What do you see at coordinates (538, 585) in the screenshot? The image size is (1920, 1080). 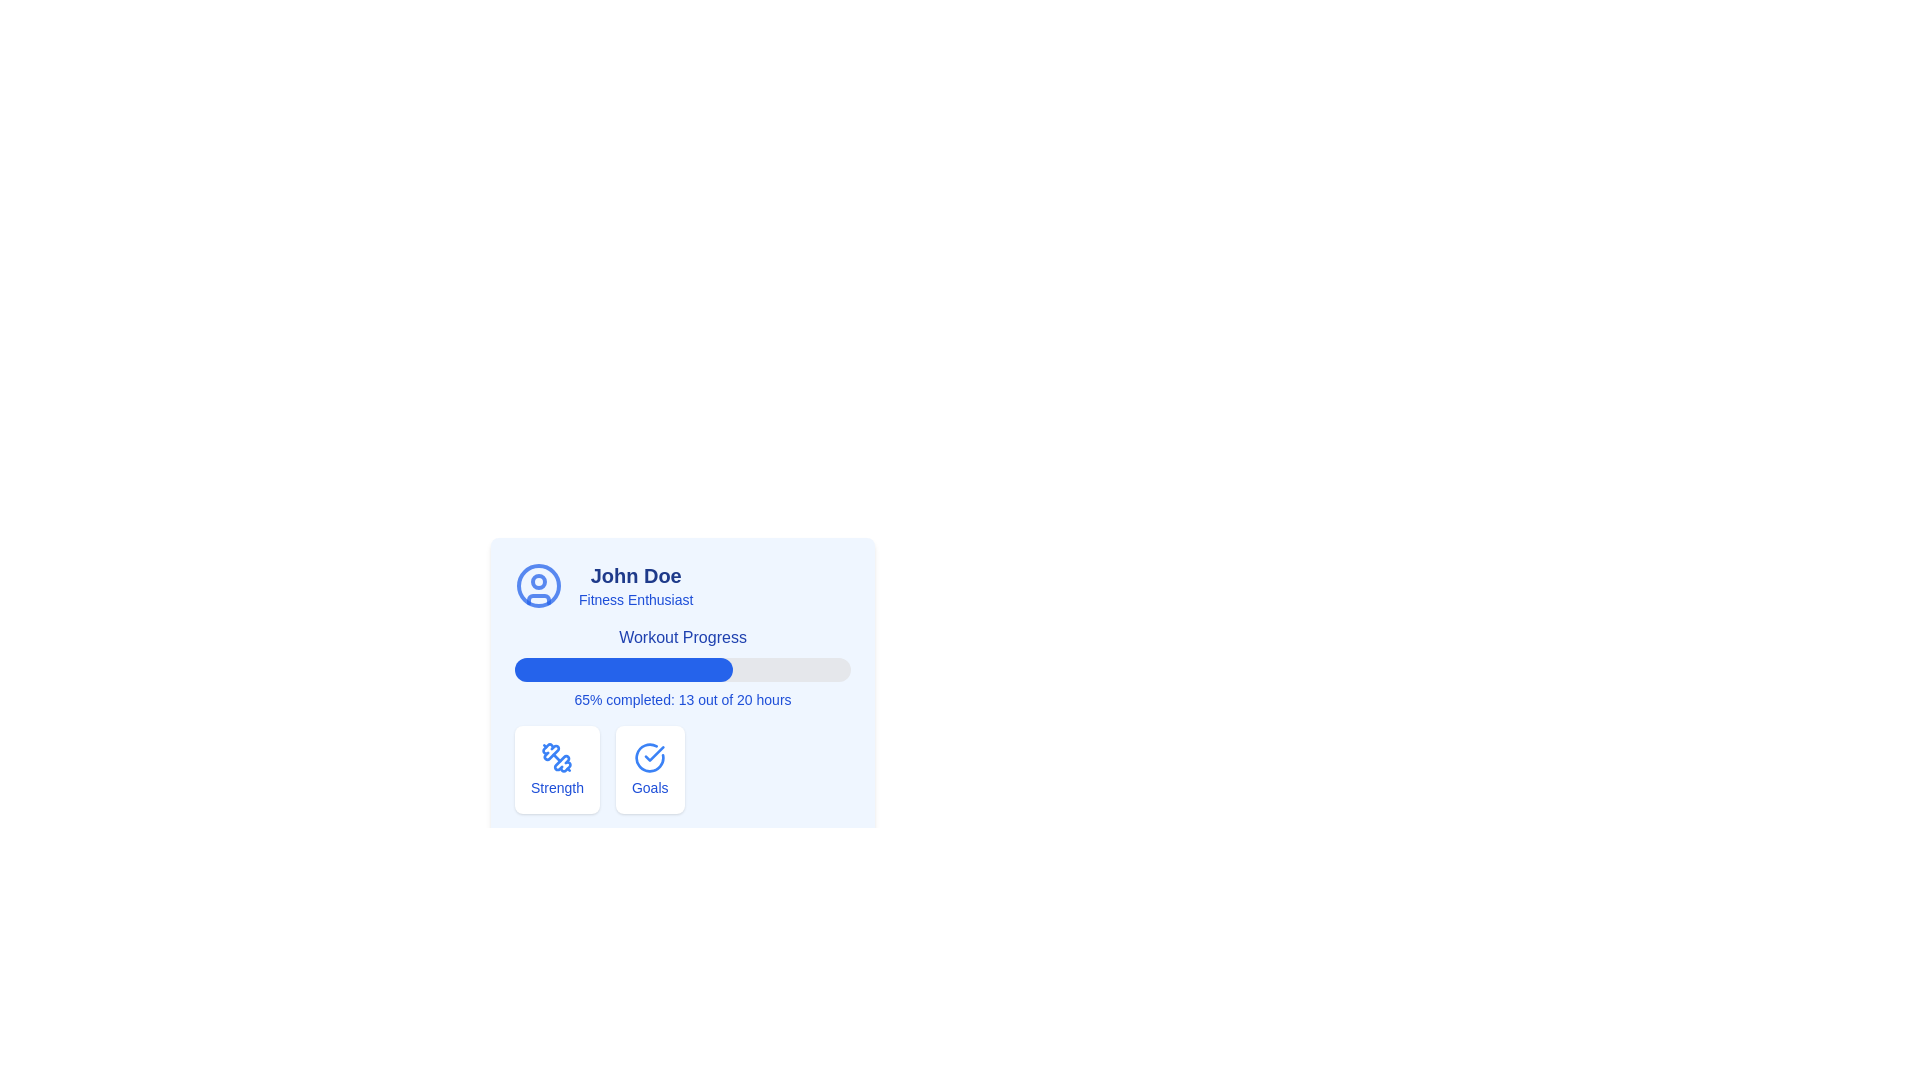 I see `the outermost circle of the user profile icon representing 'John Doe' in the SVG` at bounding box center [538, 585].